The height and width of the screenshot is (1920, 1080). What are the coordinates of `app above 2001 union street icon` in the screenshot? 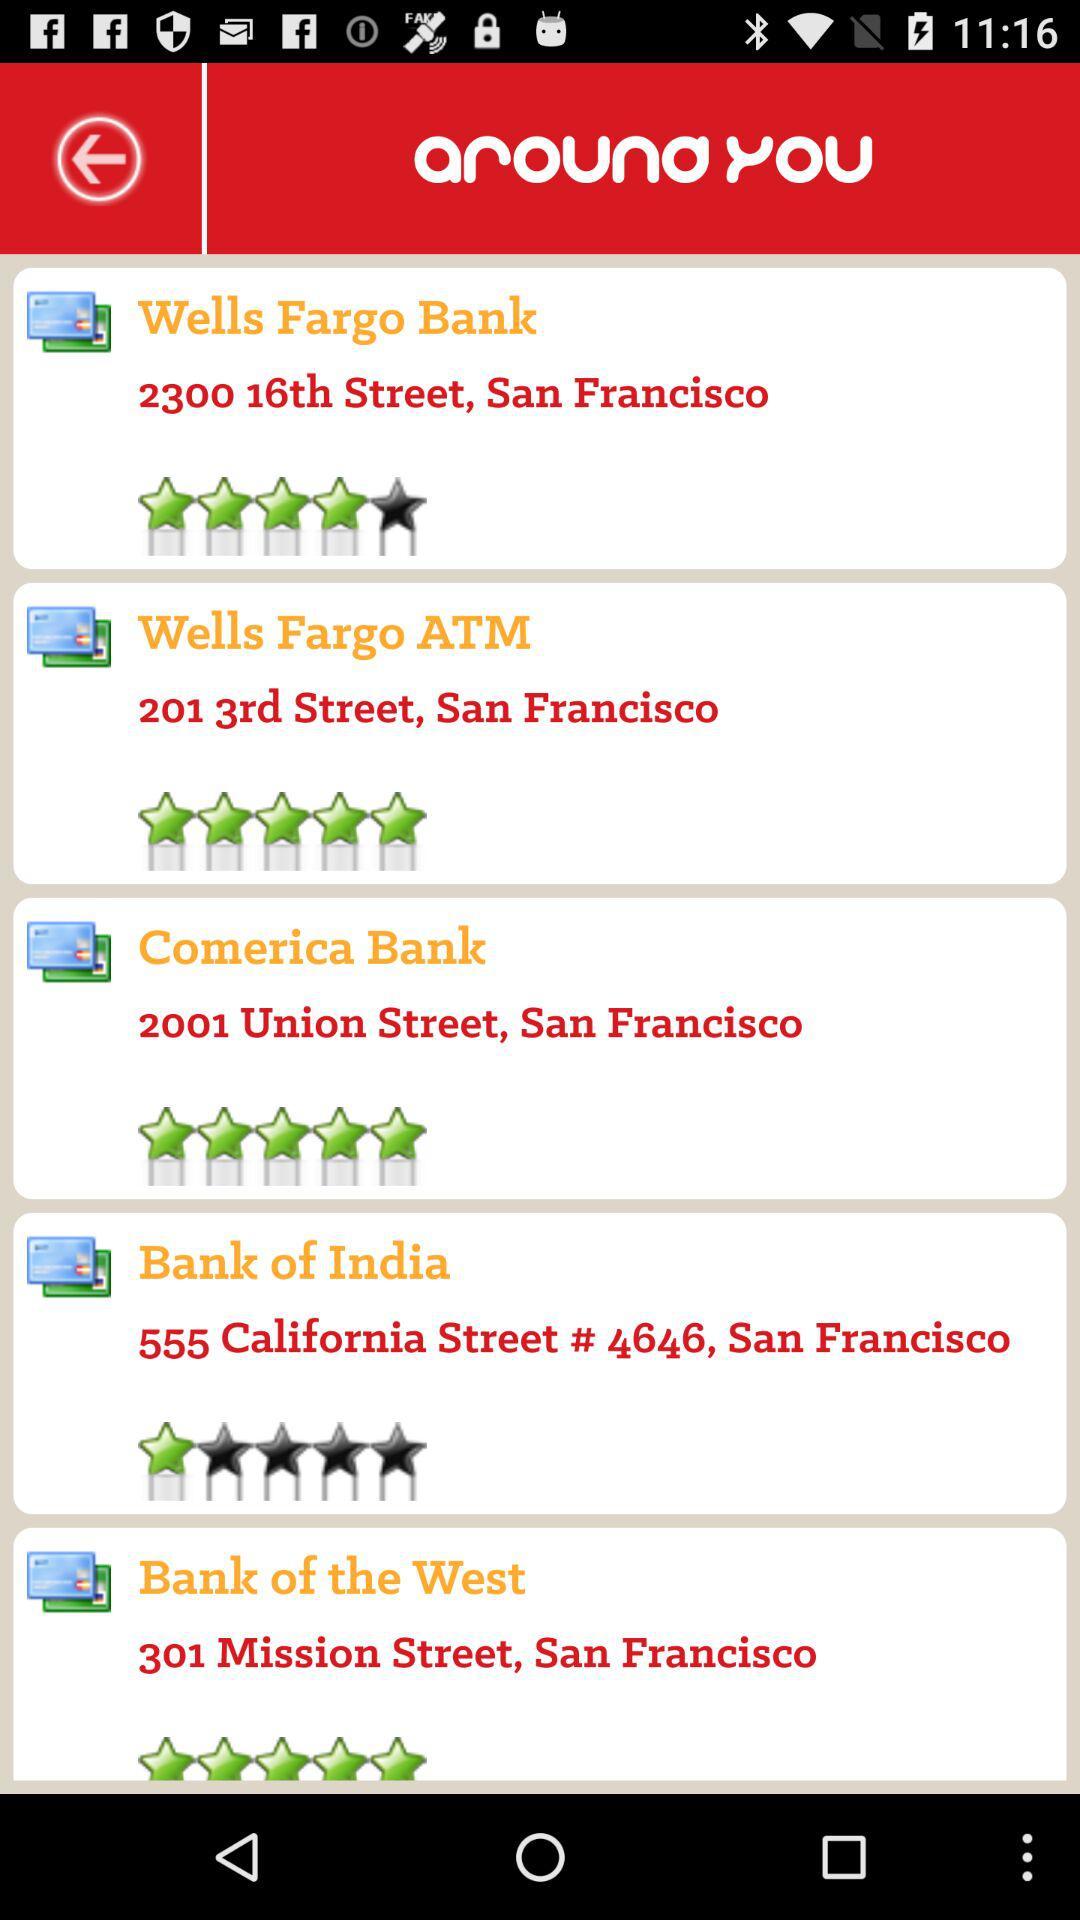 It's located at (312, 944).